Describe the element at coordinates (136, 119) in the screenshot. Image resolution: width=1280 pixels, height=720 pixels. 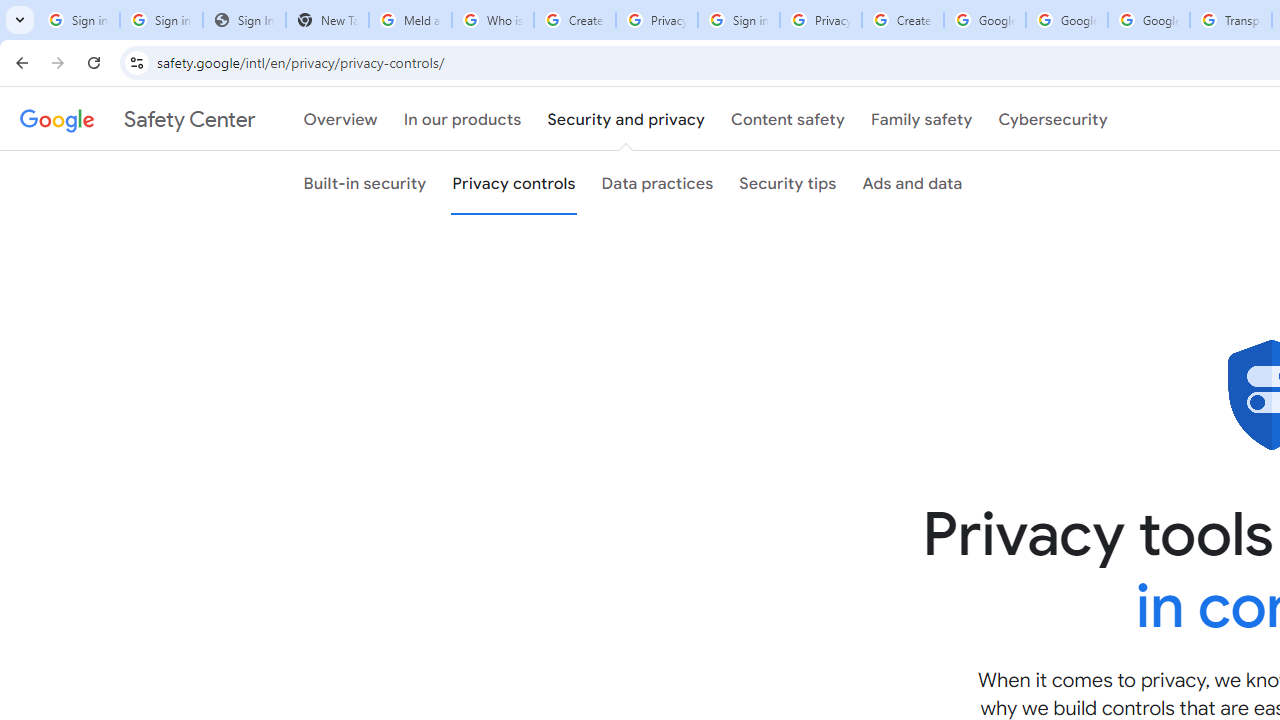
I see `'Safety Center'` at that location.